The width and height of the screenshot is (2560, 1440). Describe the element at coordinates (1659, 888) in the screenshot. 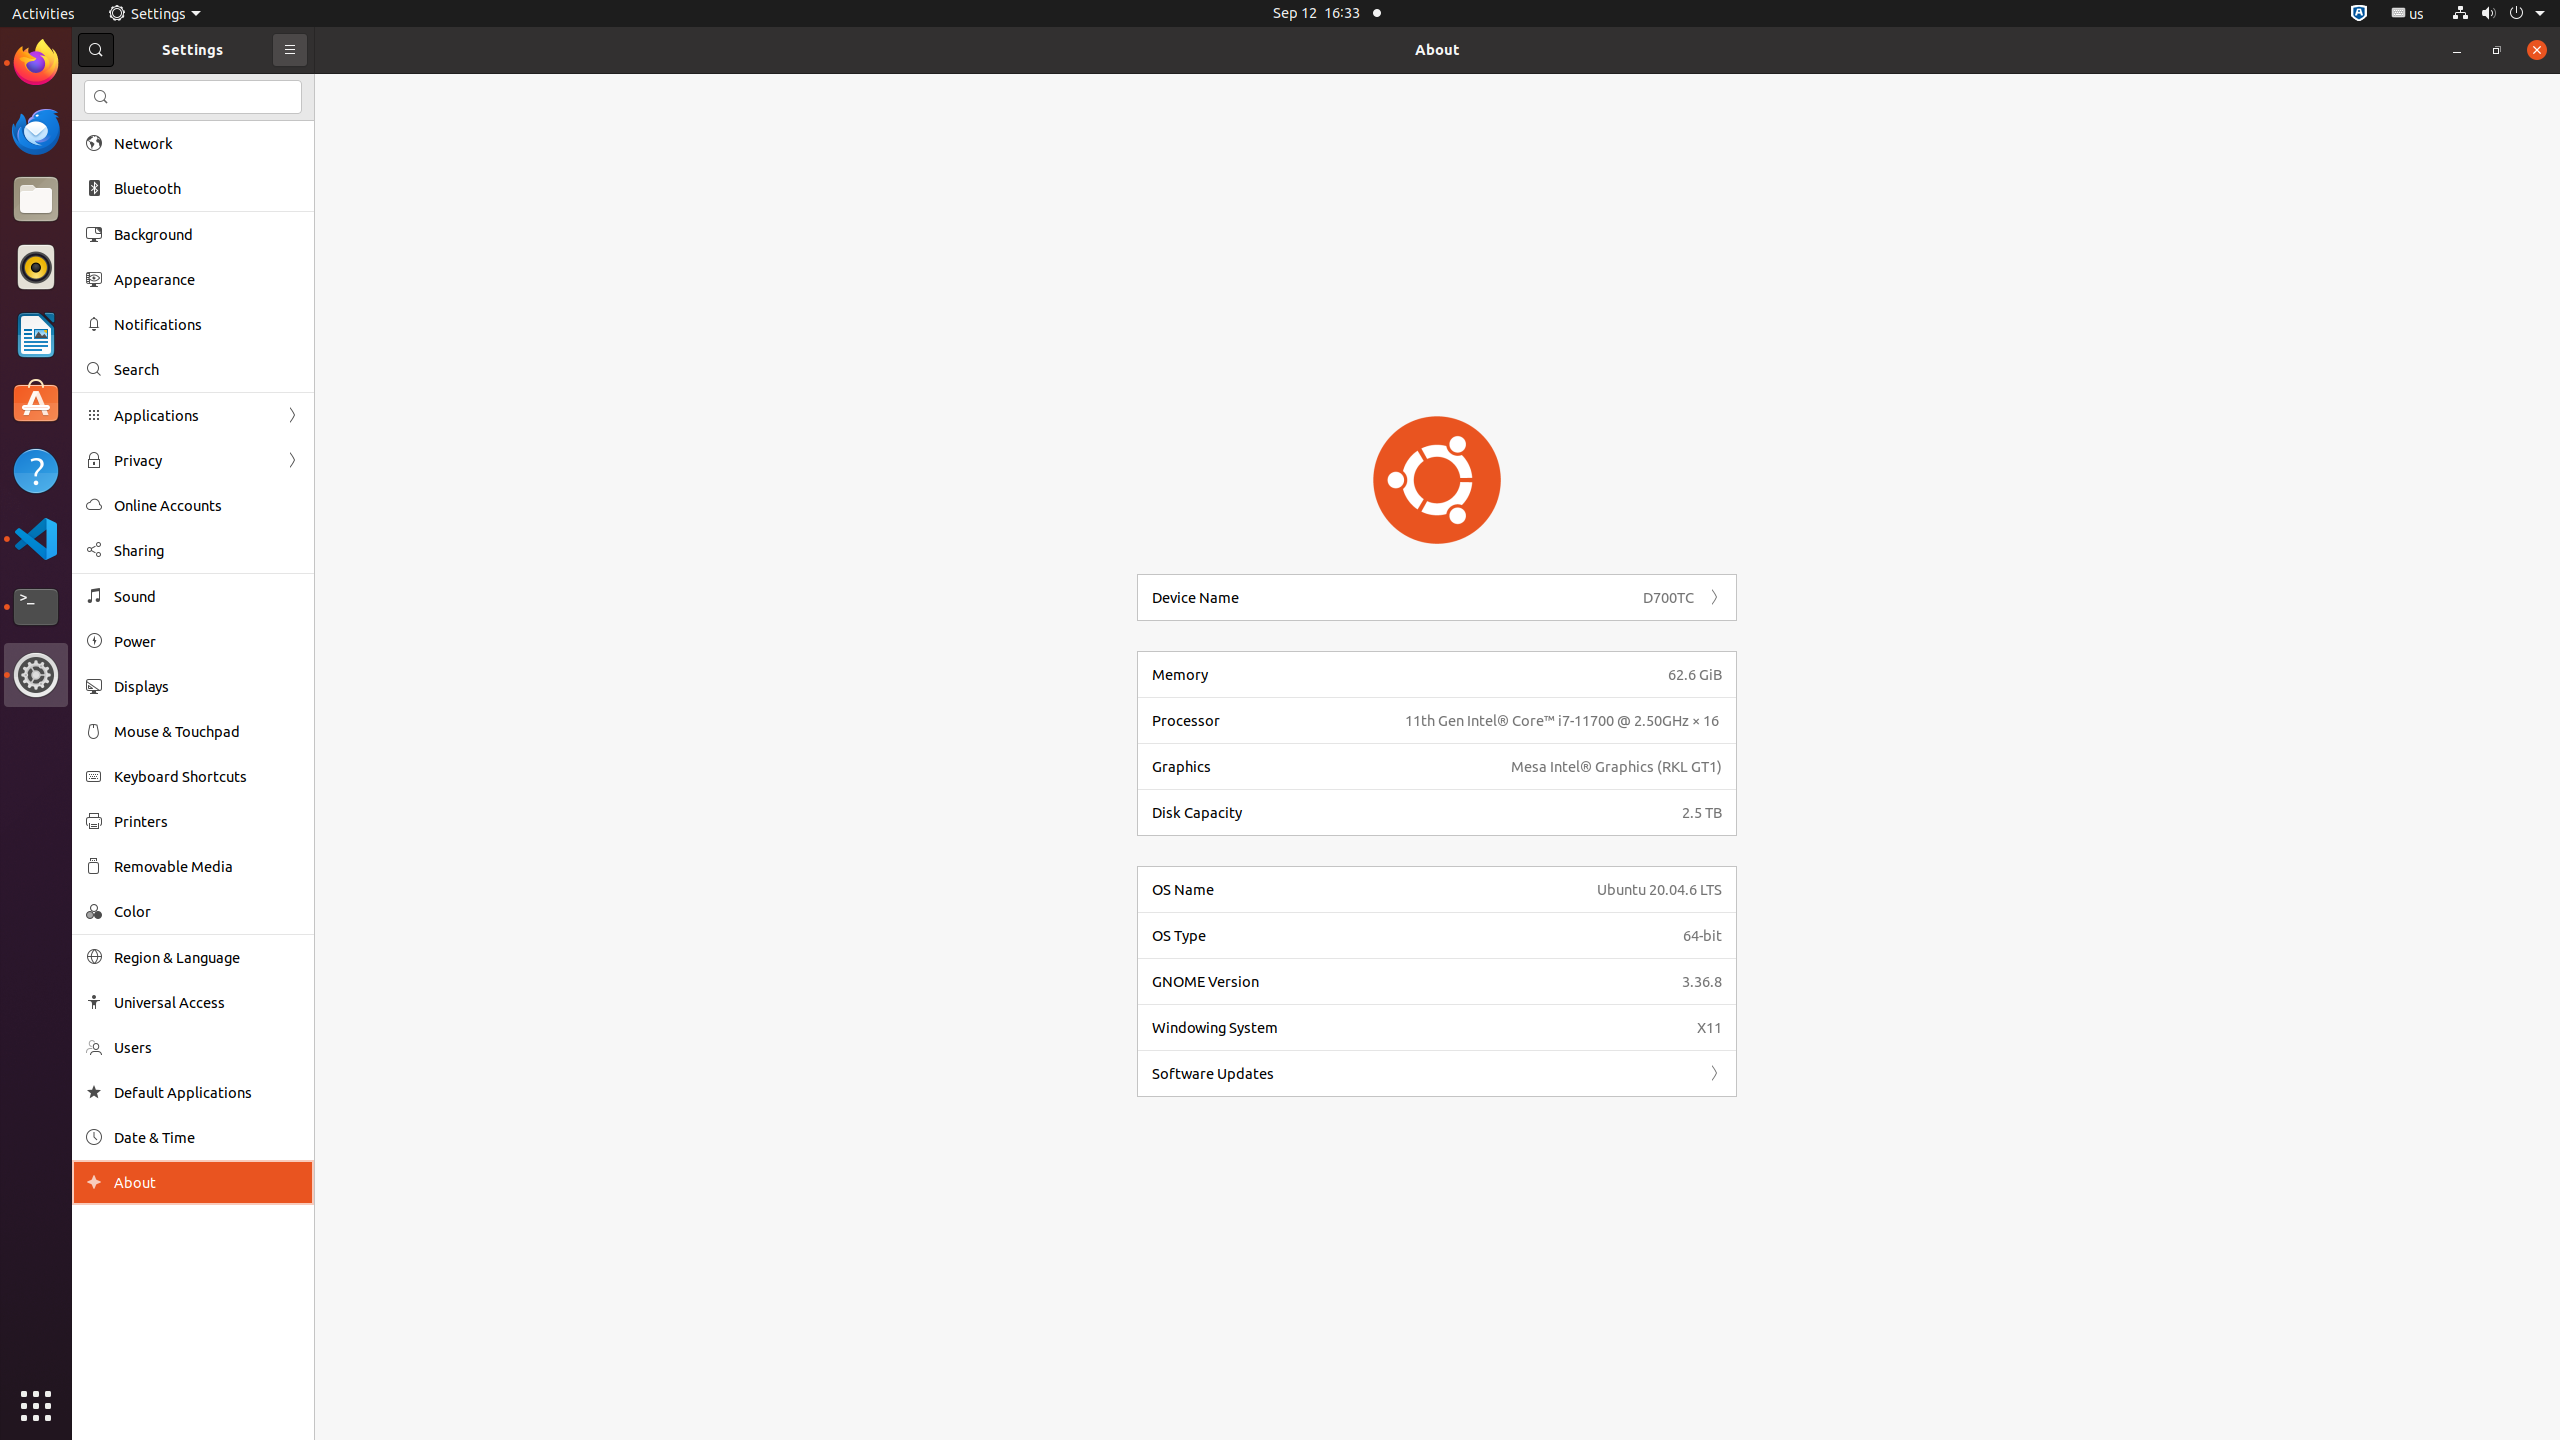

I see `'Ubuntu 20.04.6 LTS'` at that location.